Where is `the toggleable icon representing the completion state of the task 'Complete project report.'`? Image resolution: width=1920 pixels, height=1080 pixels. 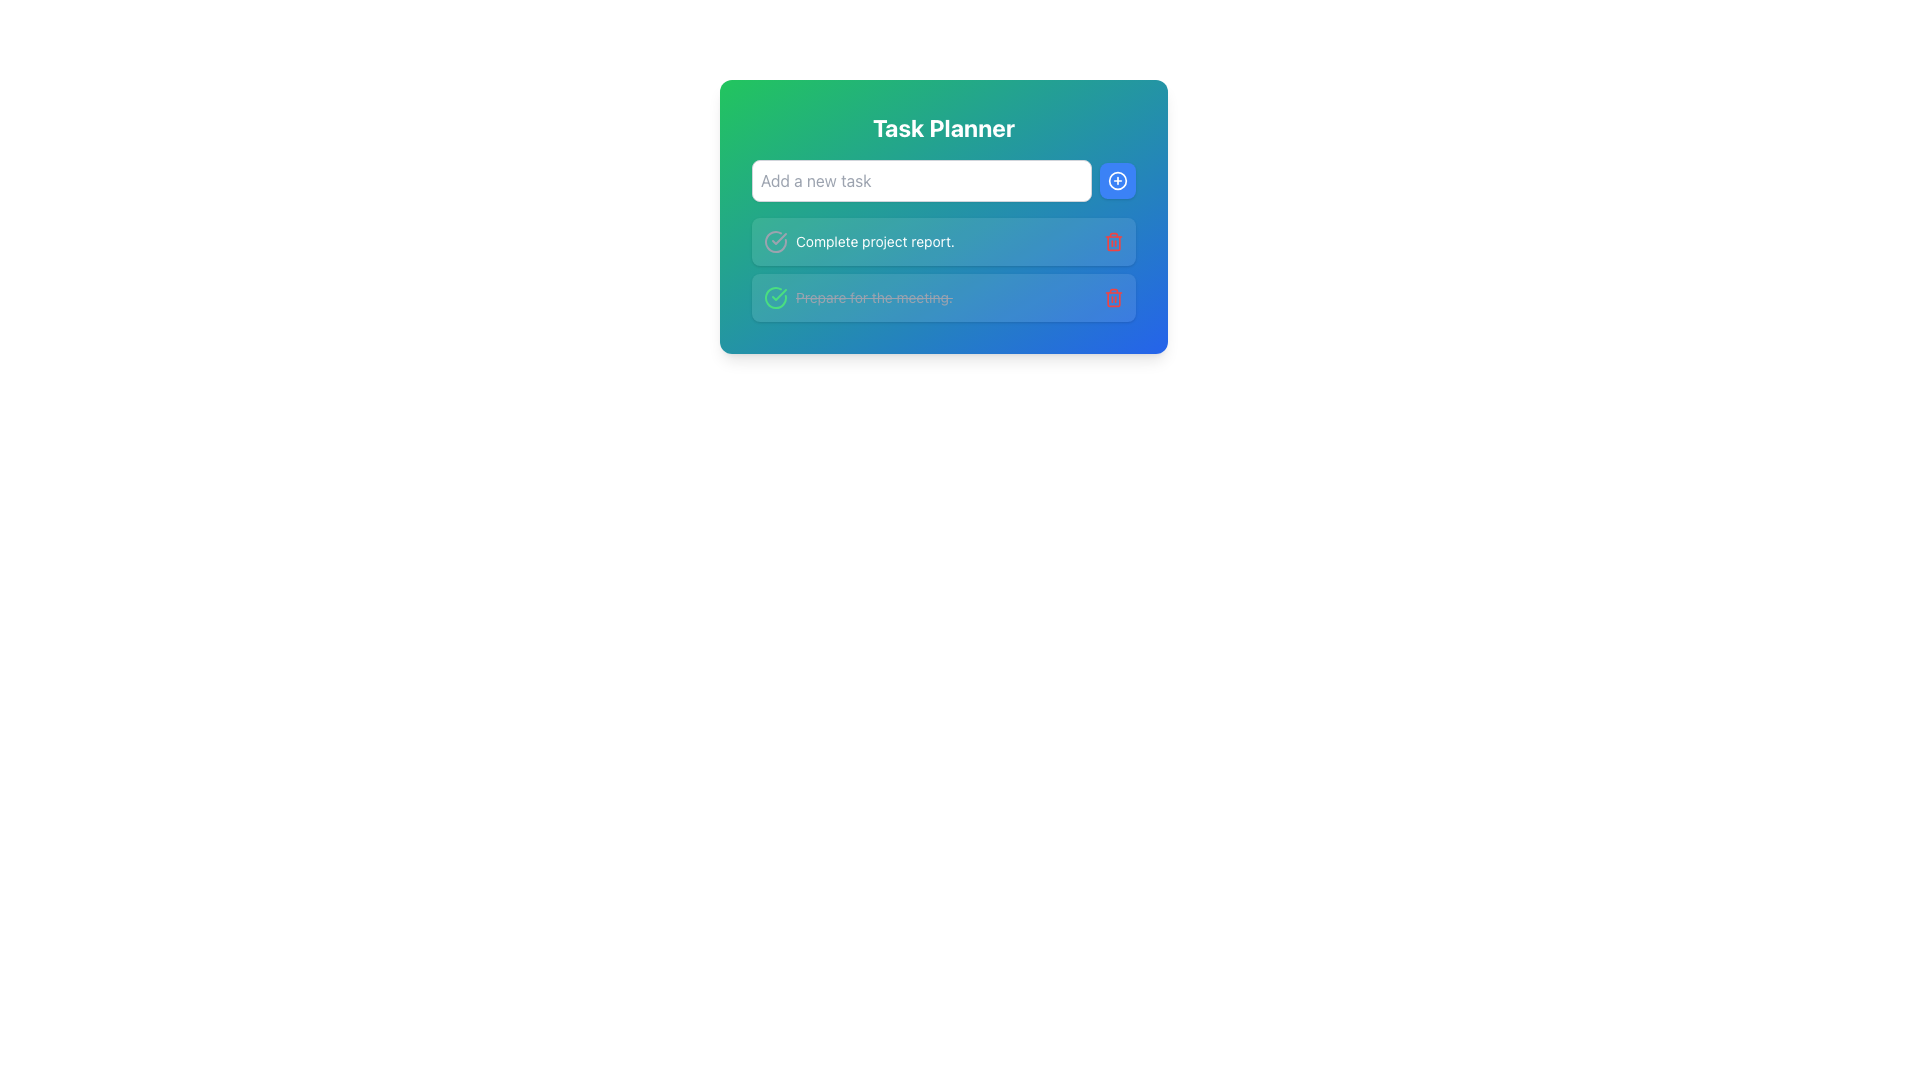
the toggleable icon representing the completion state of the task 'Complete project report.' is located at coordinates (775, 241).